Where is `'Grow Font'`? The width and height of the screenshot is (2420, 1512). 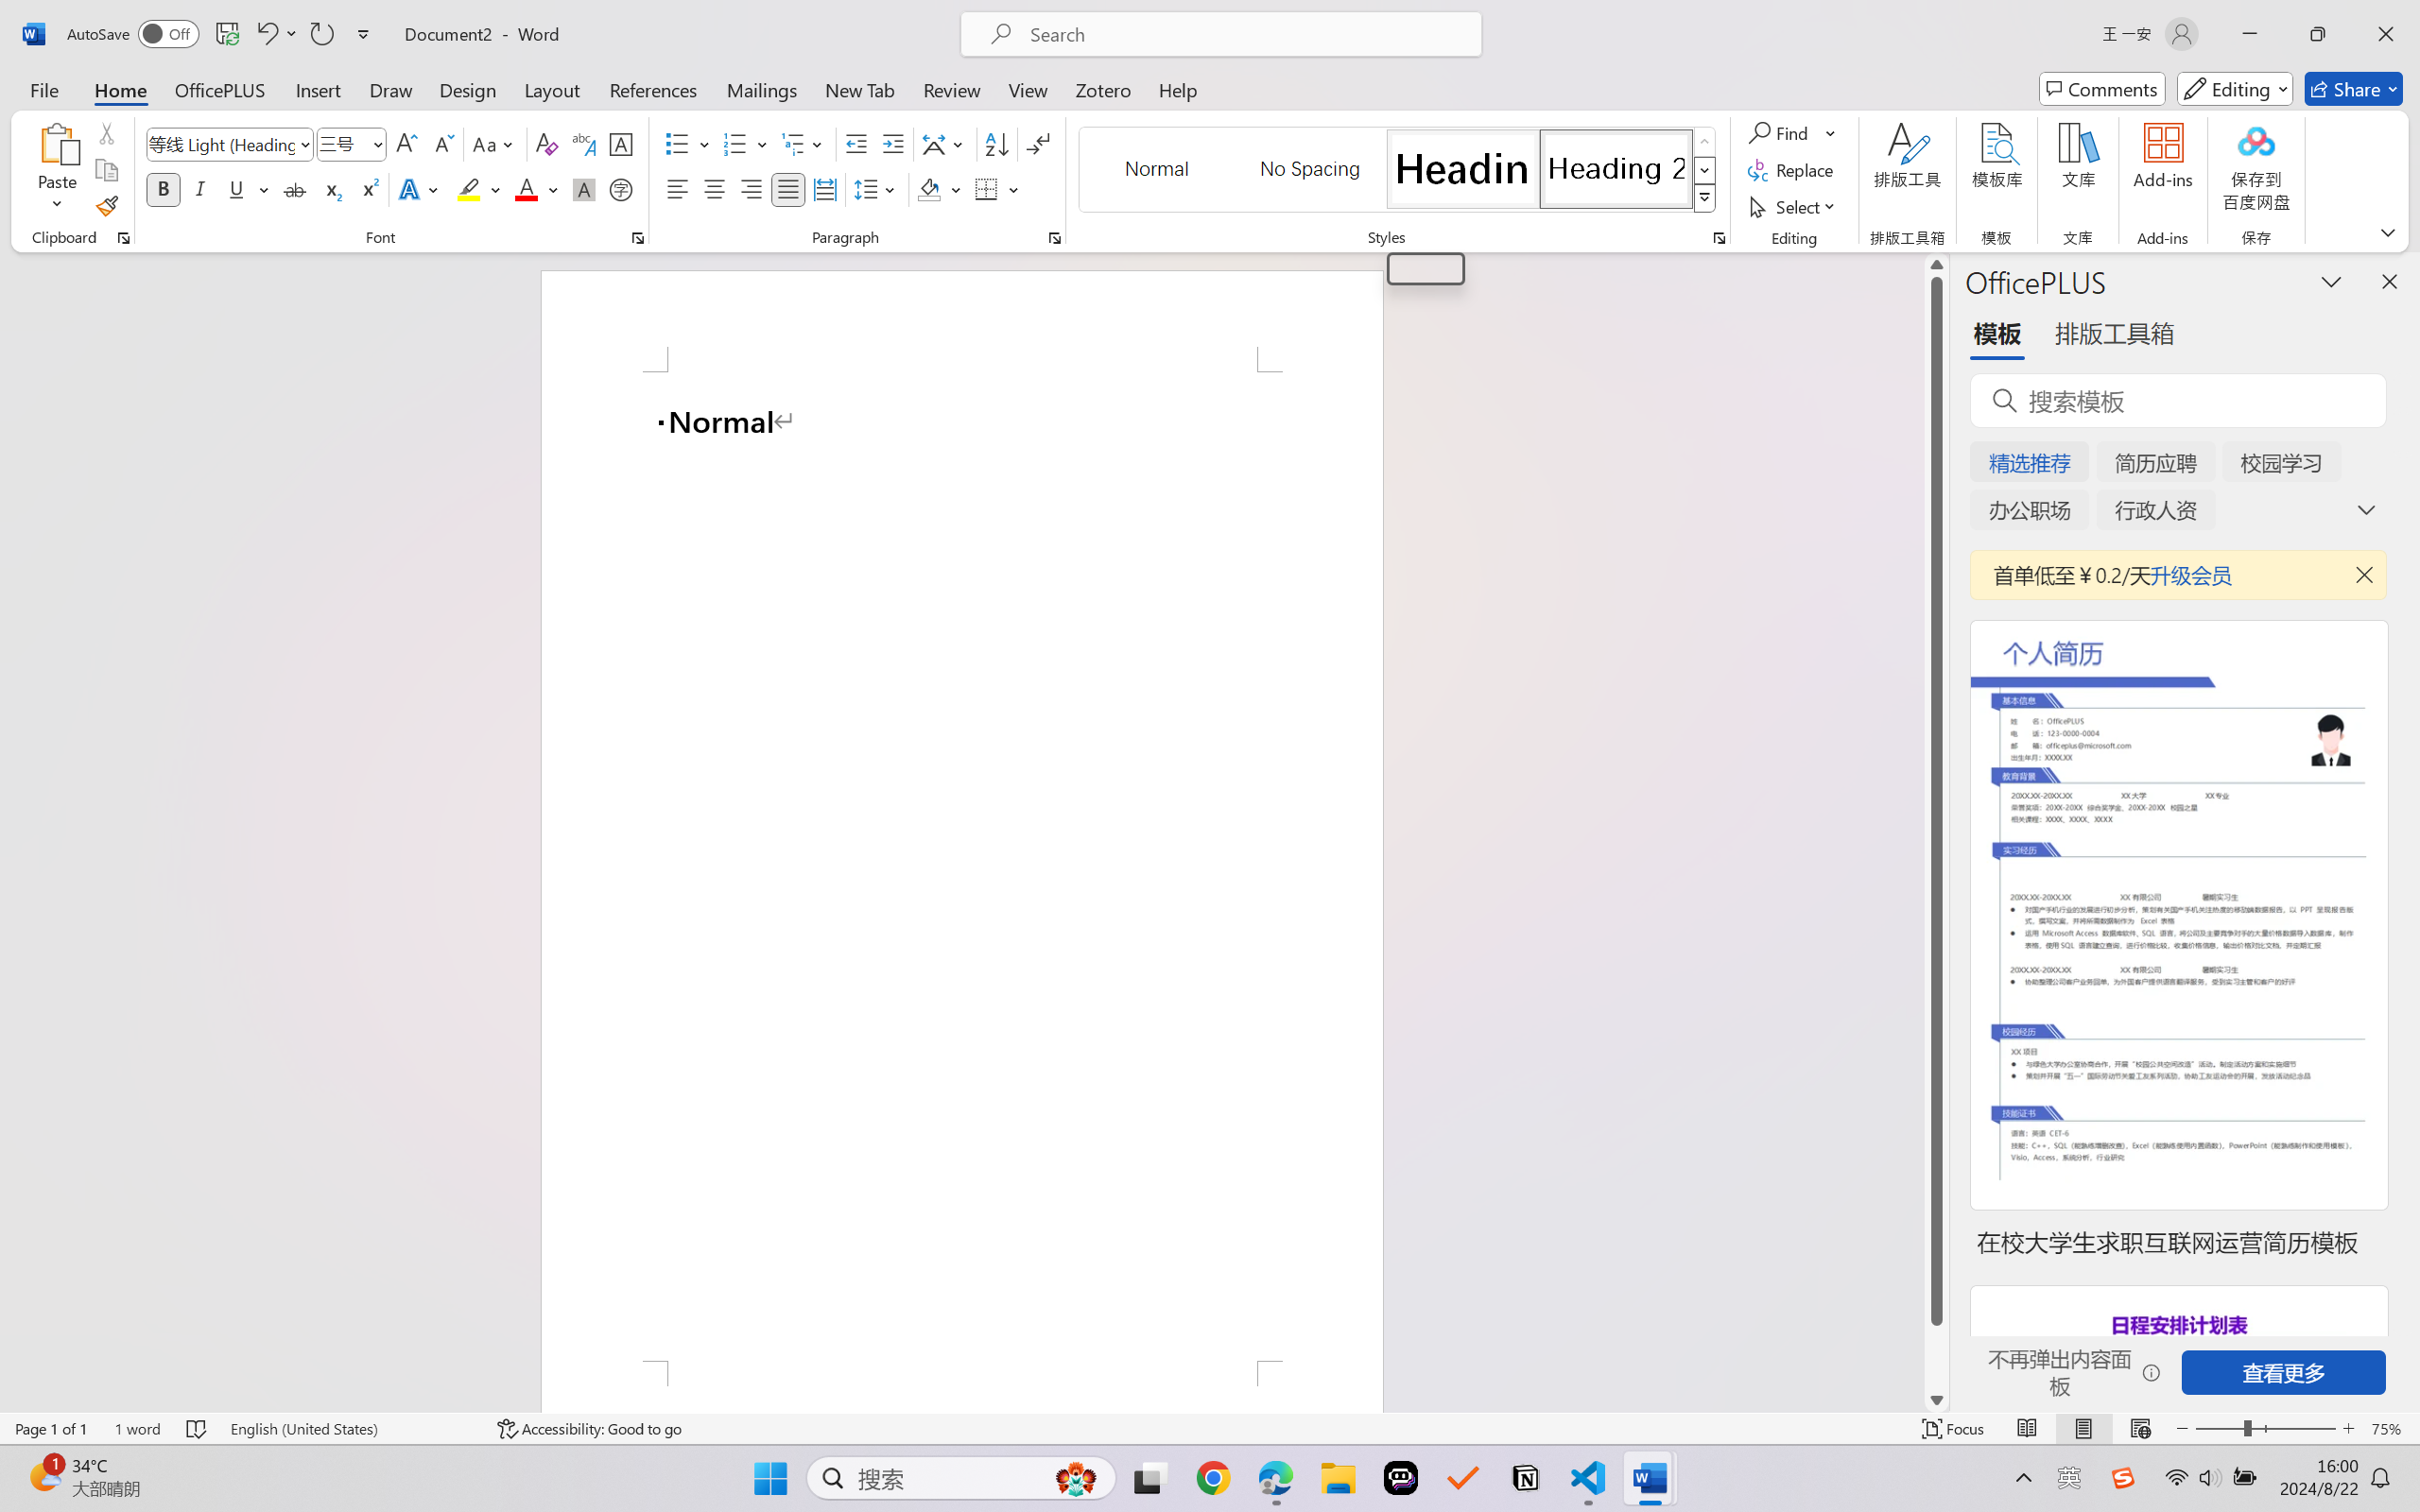 'Grow Font' is located at coordinates (406, 144).